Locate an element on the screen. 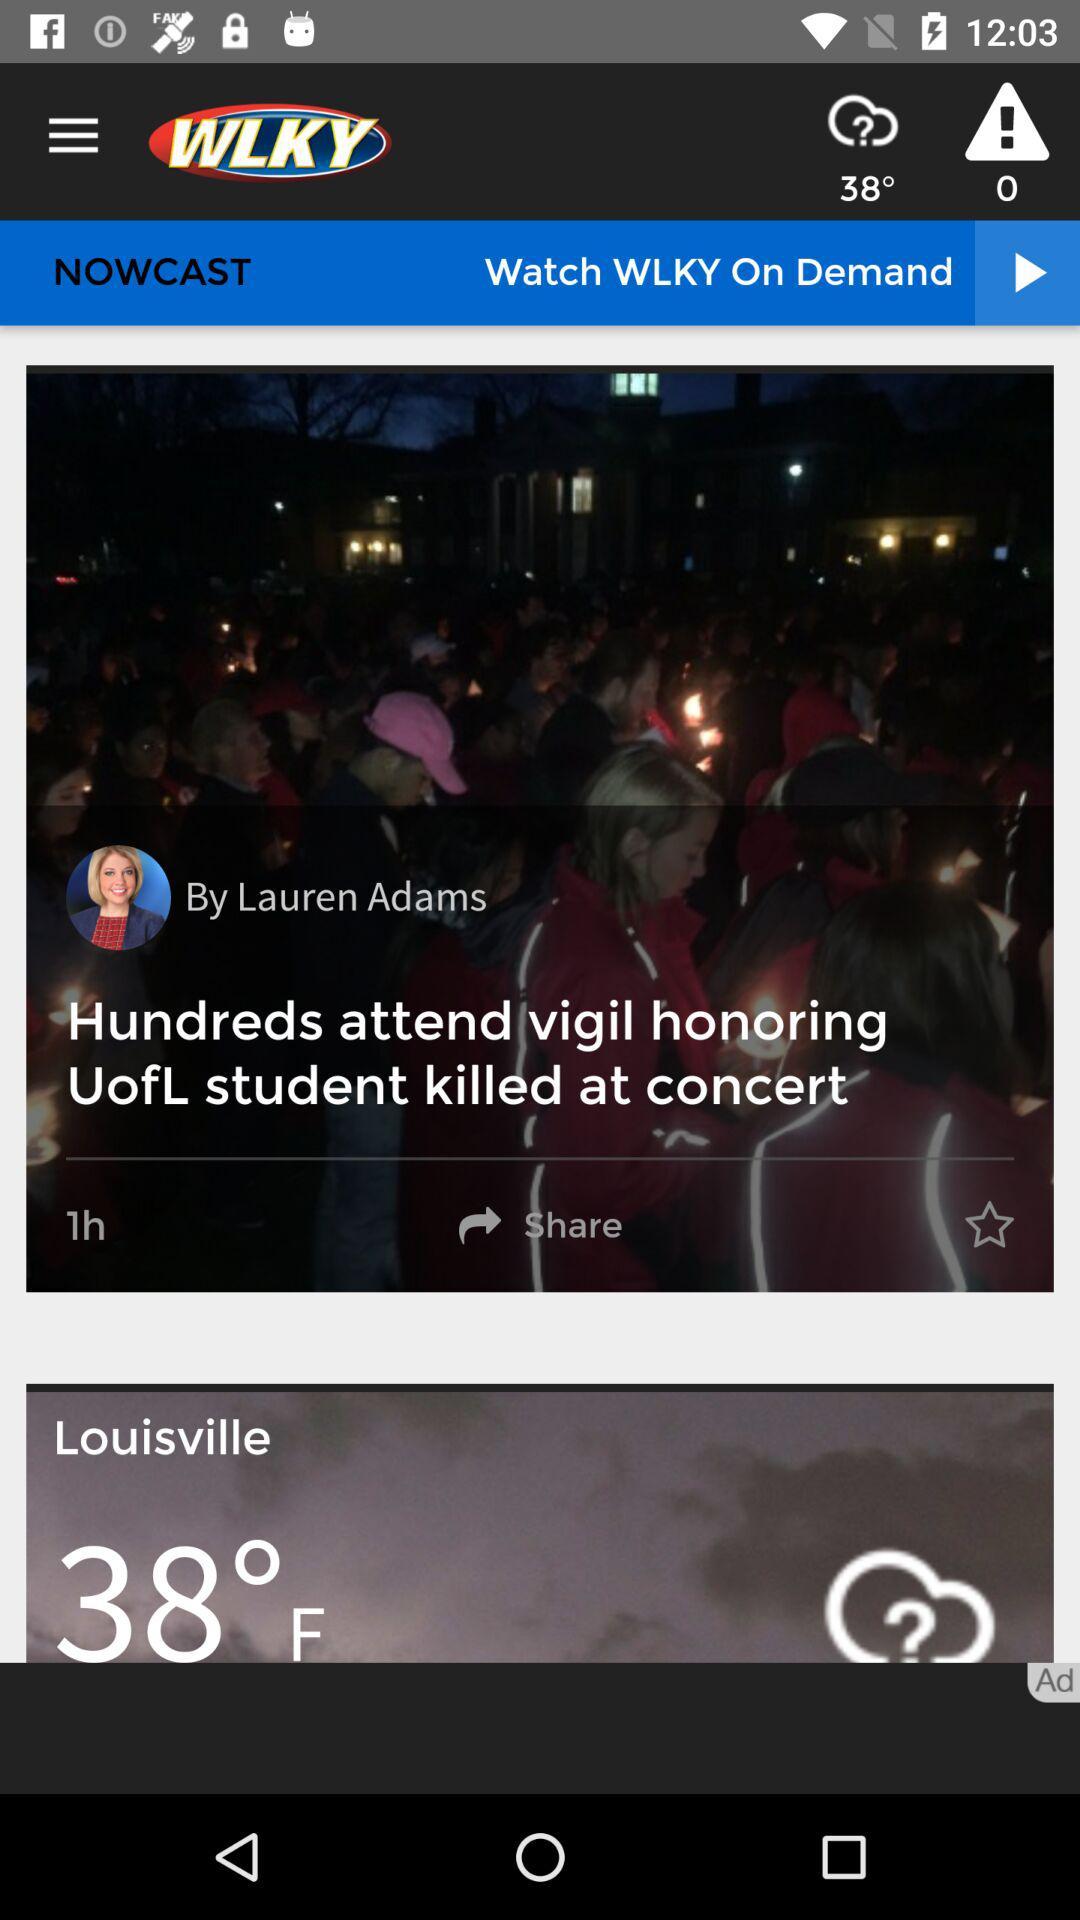  icon above hundreds attend vigil item is located at coordinates (334, 896).